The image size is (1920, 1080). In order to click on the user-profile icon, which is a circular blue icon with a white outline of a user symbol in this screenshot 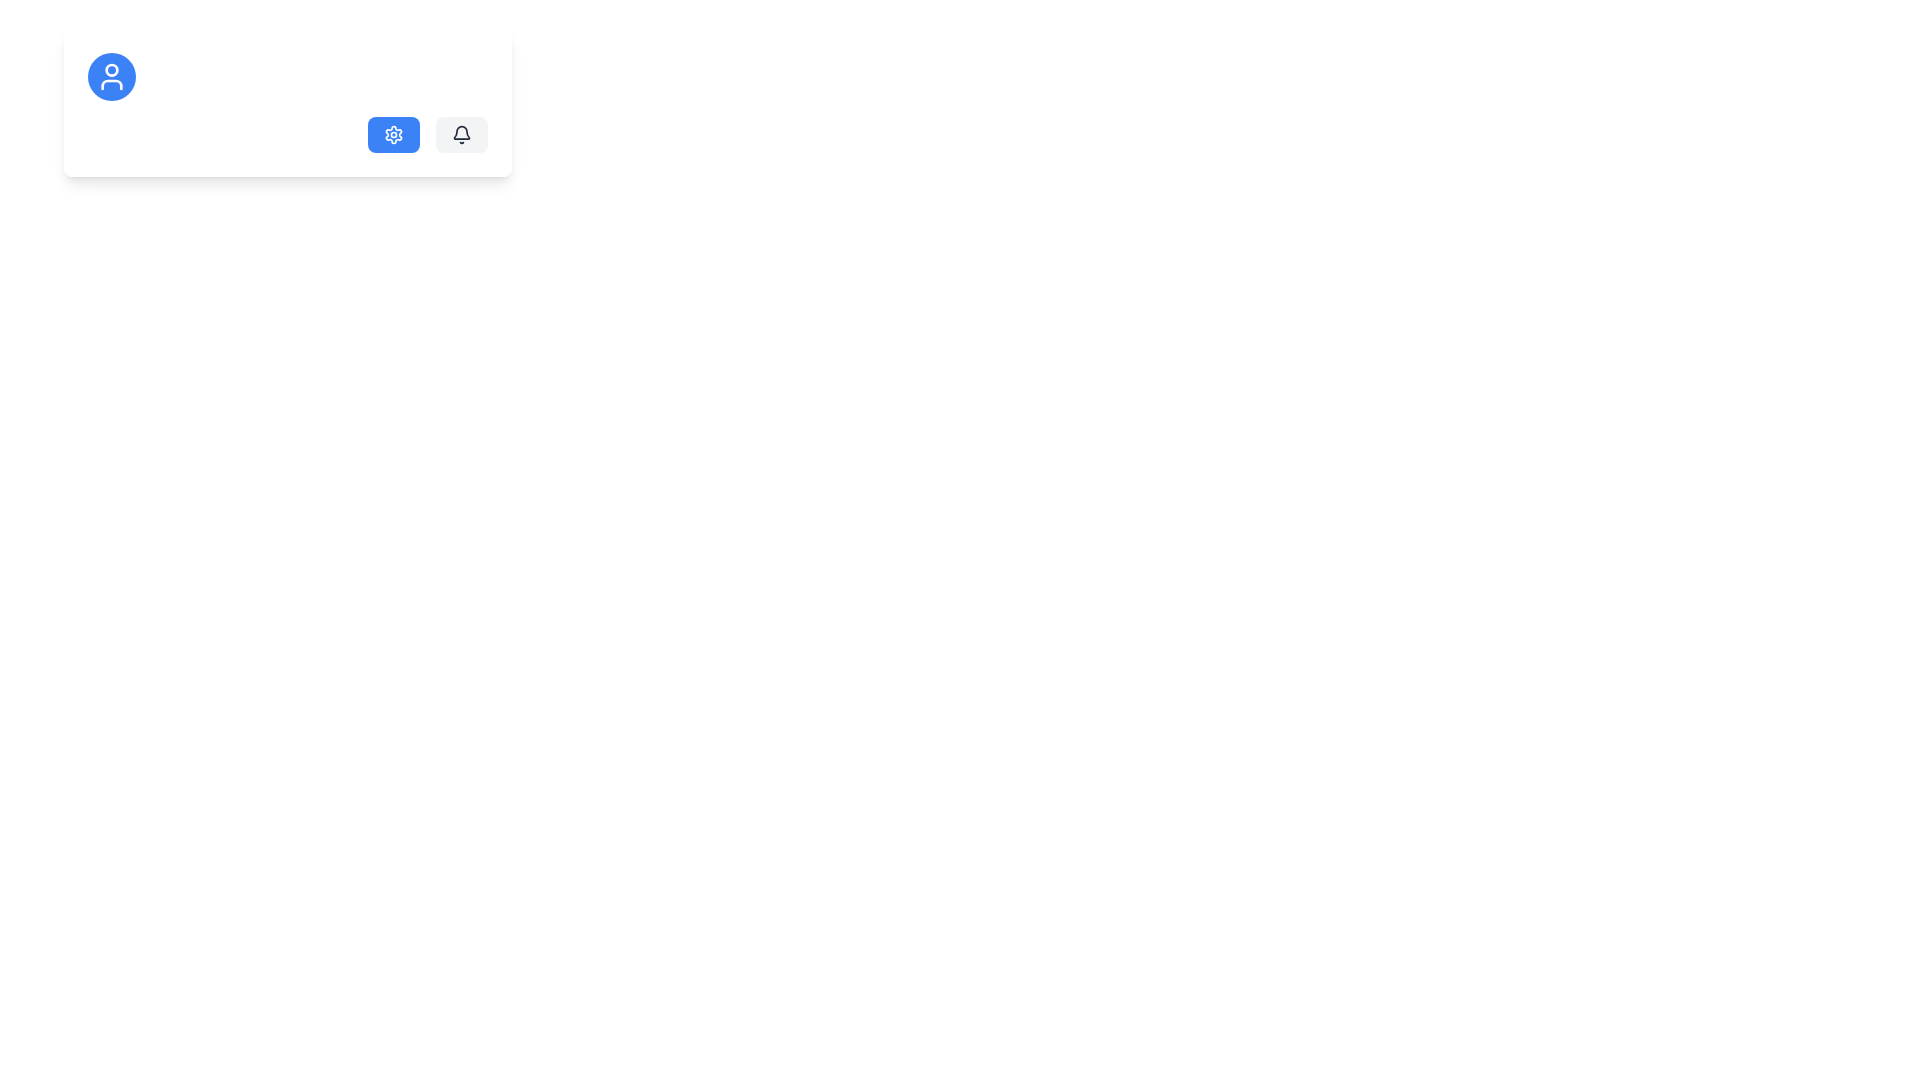, I will do `click(110, 76)`.